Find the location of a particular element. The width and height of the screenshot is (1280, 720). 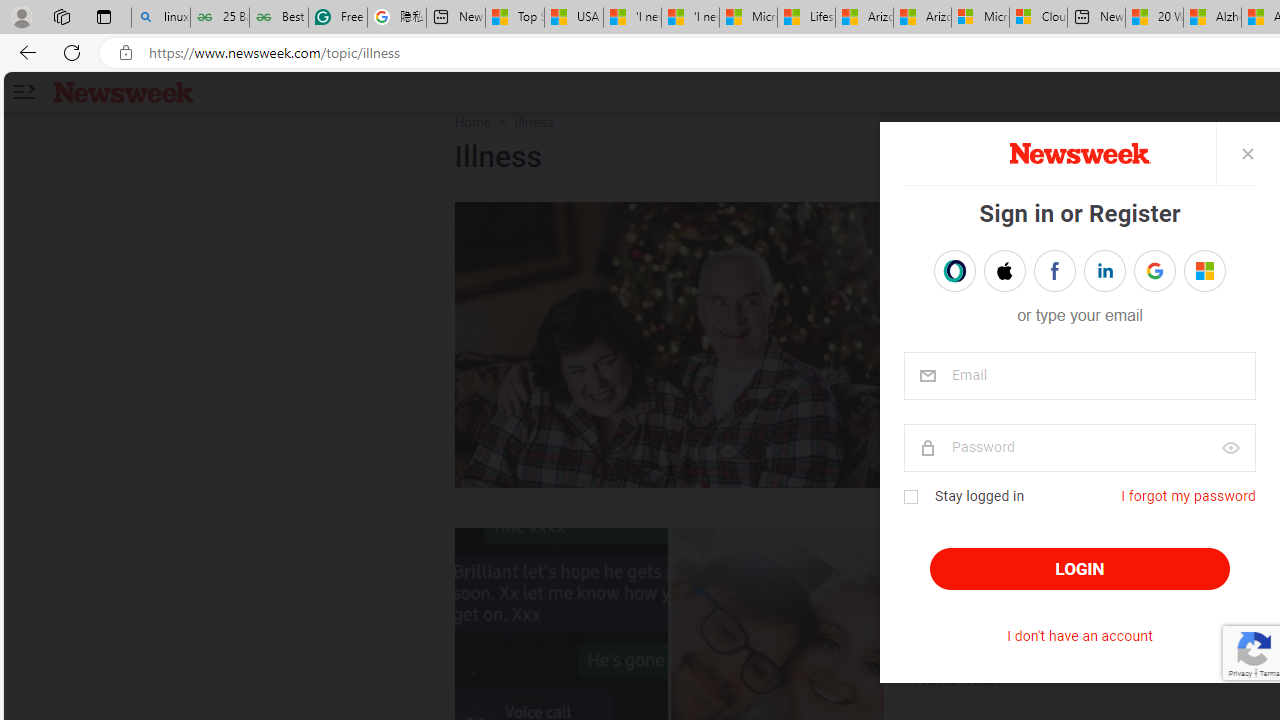

'email' is located at coordinates (1078, 376).